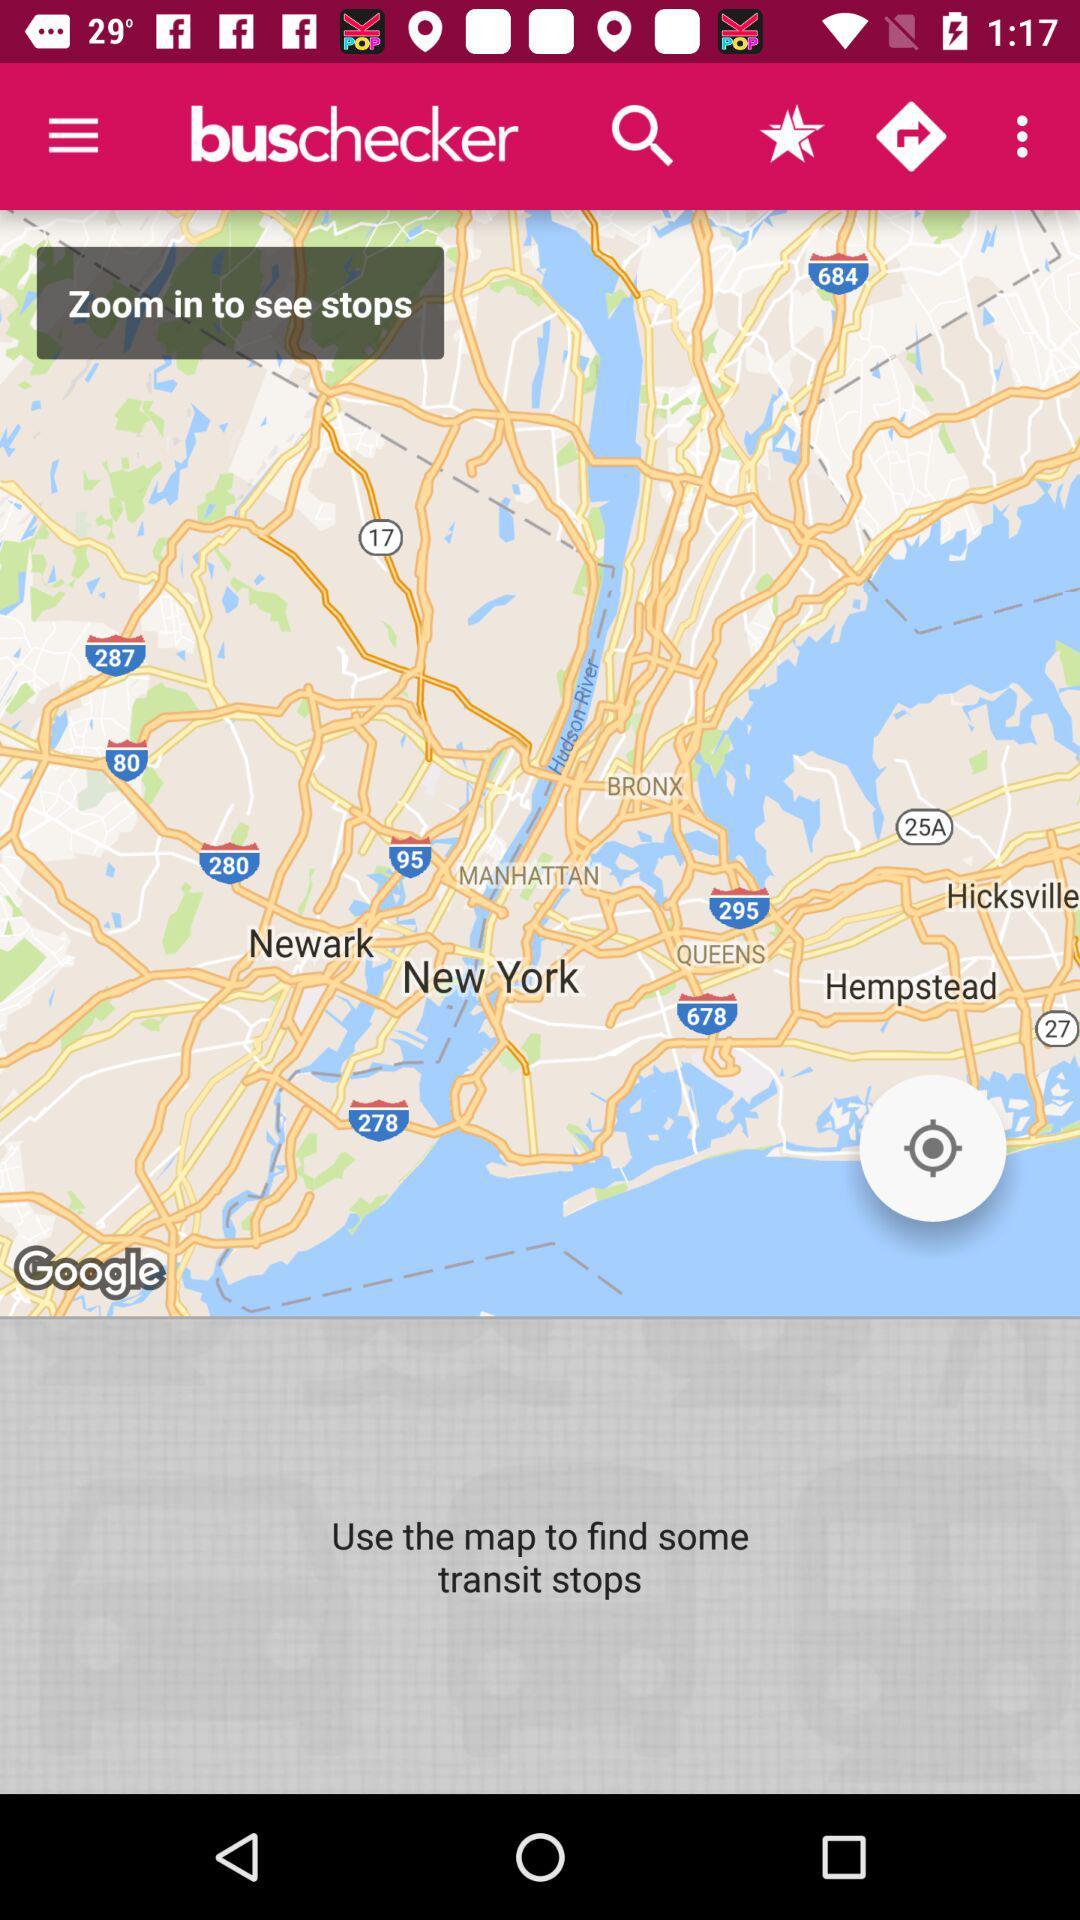 The height and width of the screenshot is (1920, 1080). Describe the element at coordinates (910, 136) in the screenshot. I see `the icon right side to the star icon` at that location.